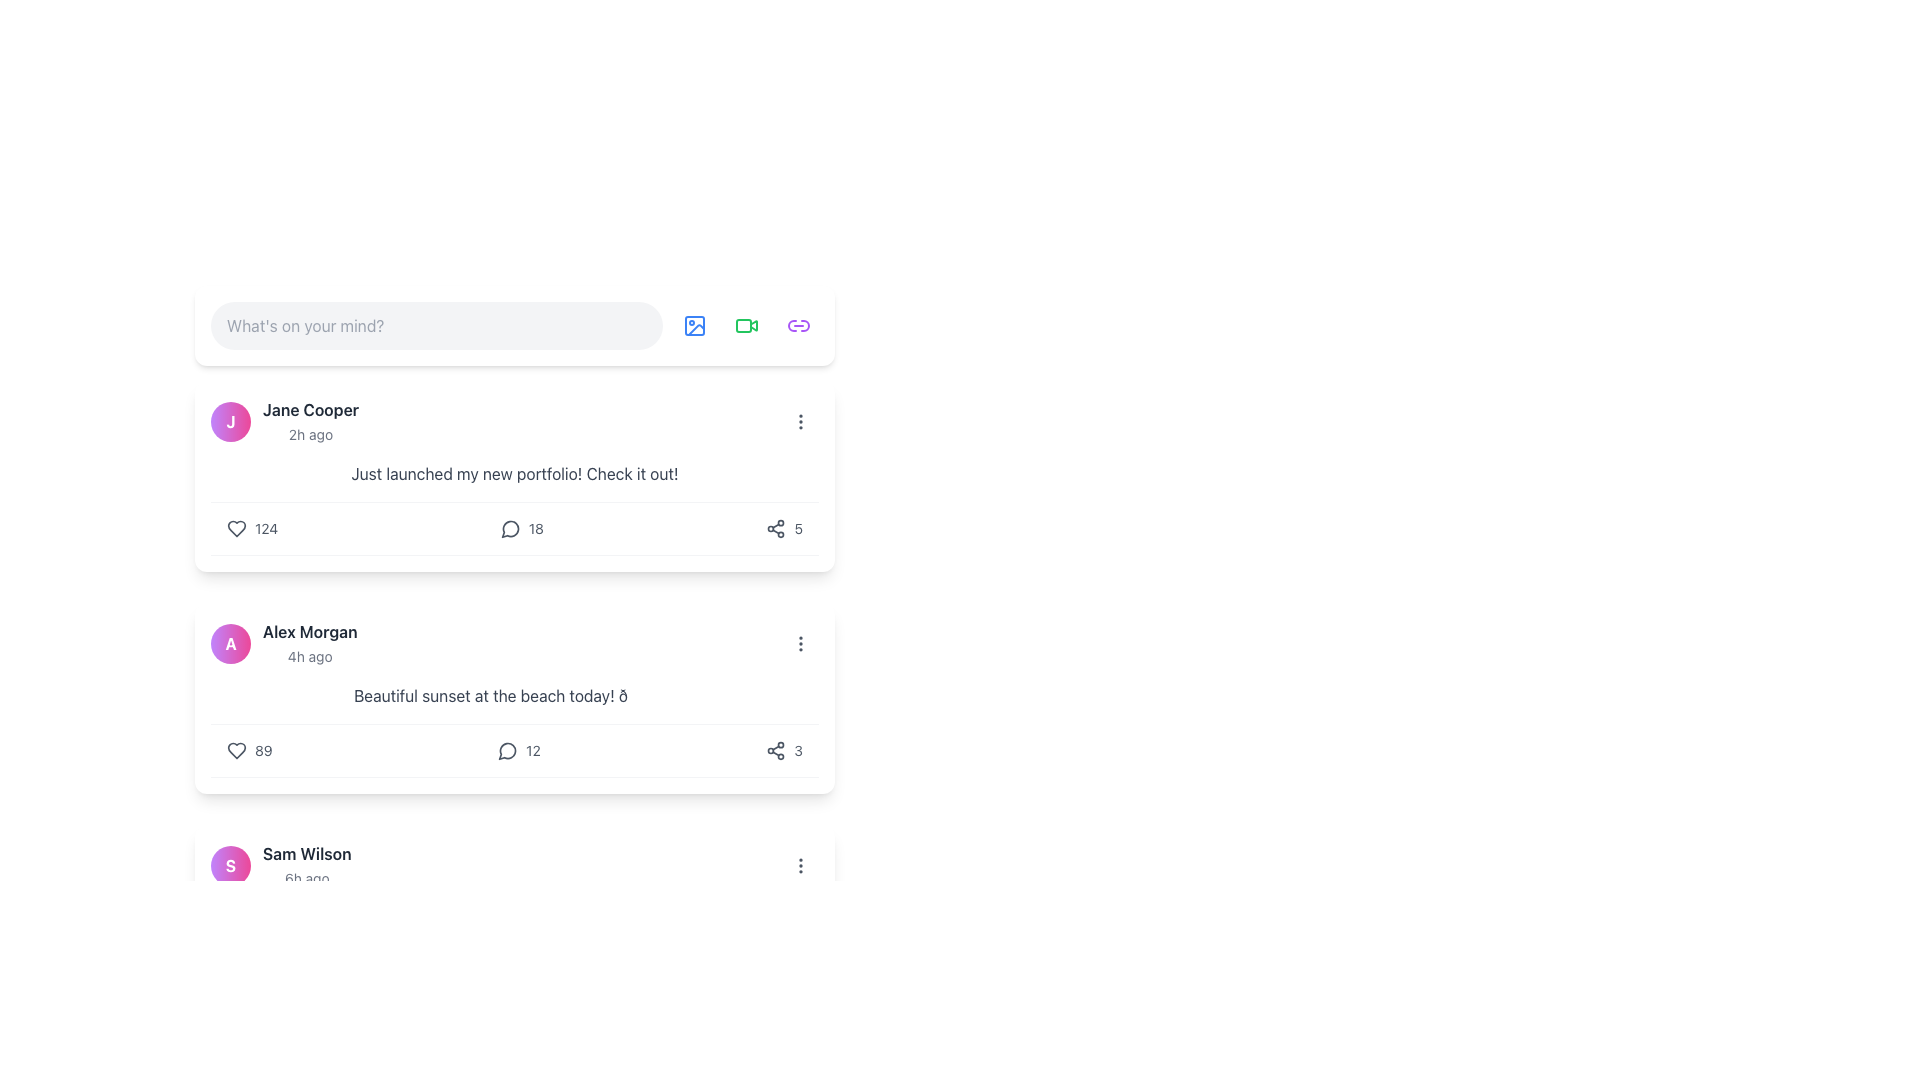 Image resolution: width=1920 pixels, height=1080 pixels. I want to click on the static text label displaying the name 'Sam Wilson', which is located within the lower section of the interface as part of a user post card, so click(306, 853).